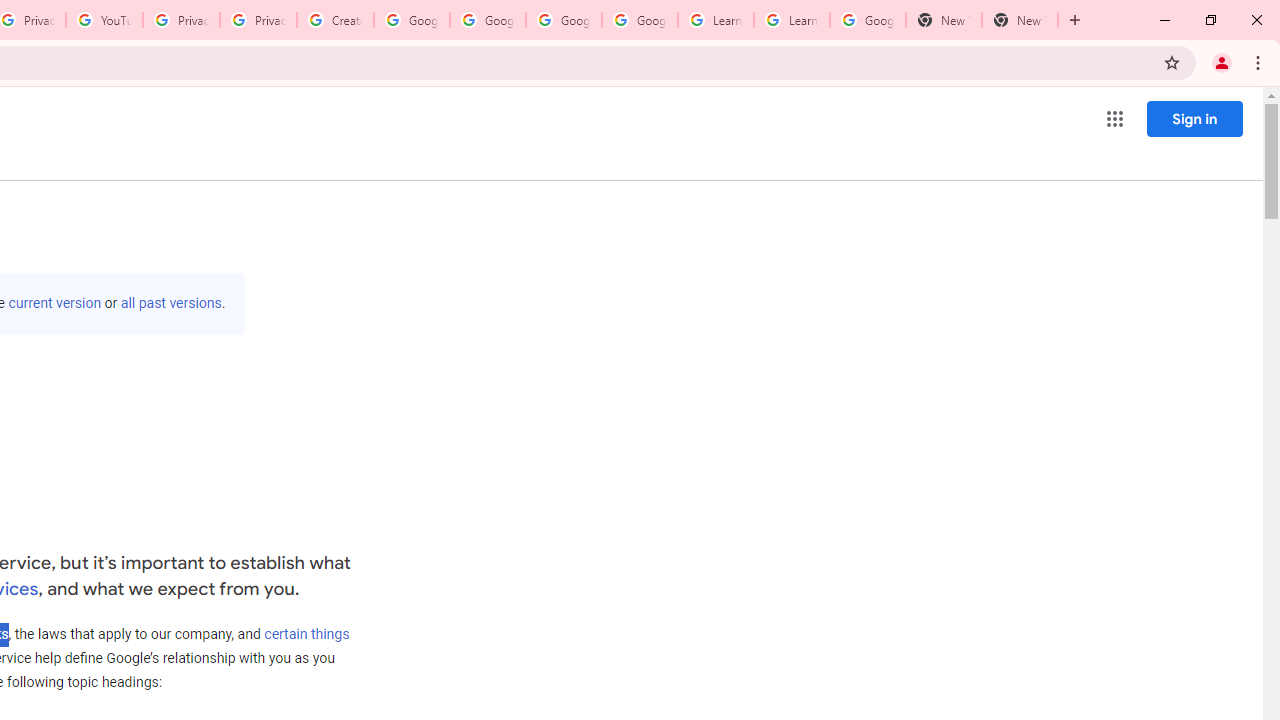  What do you see at coordinates (103, 20) in the screenshot?
I see `'YouTube'` at bounding box center [103, 20].